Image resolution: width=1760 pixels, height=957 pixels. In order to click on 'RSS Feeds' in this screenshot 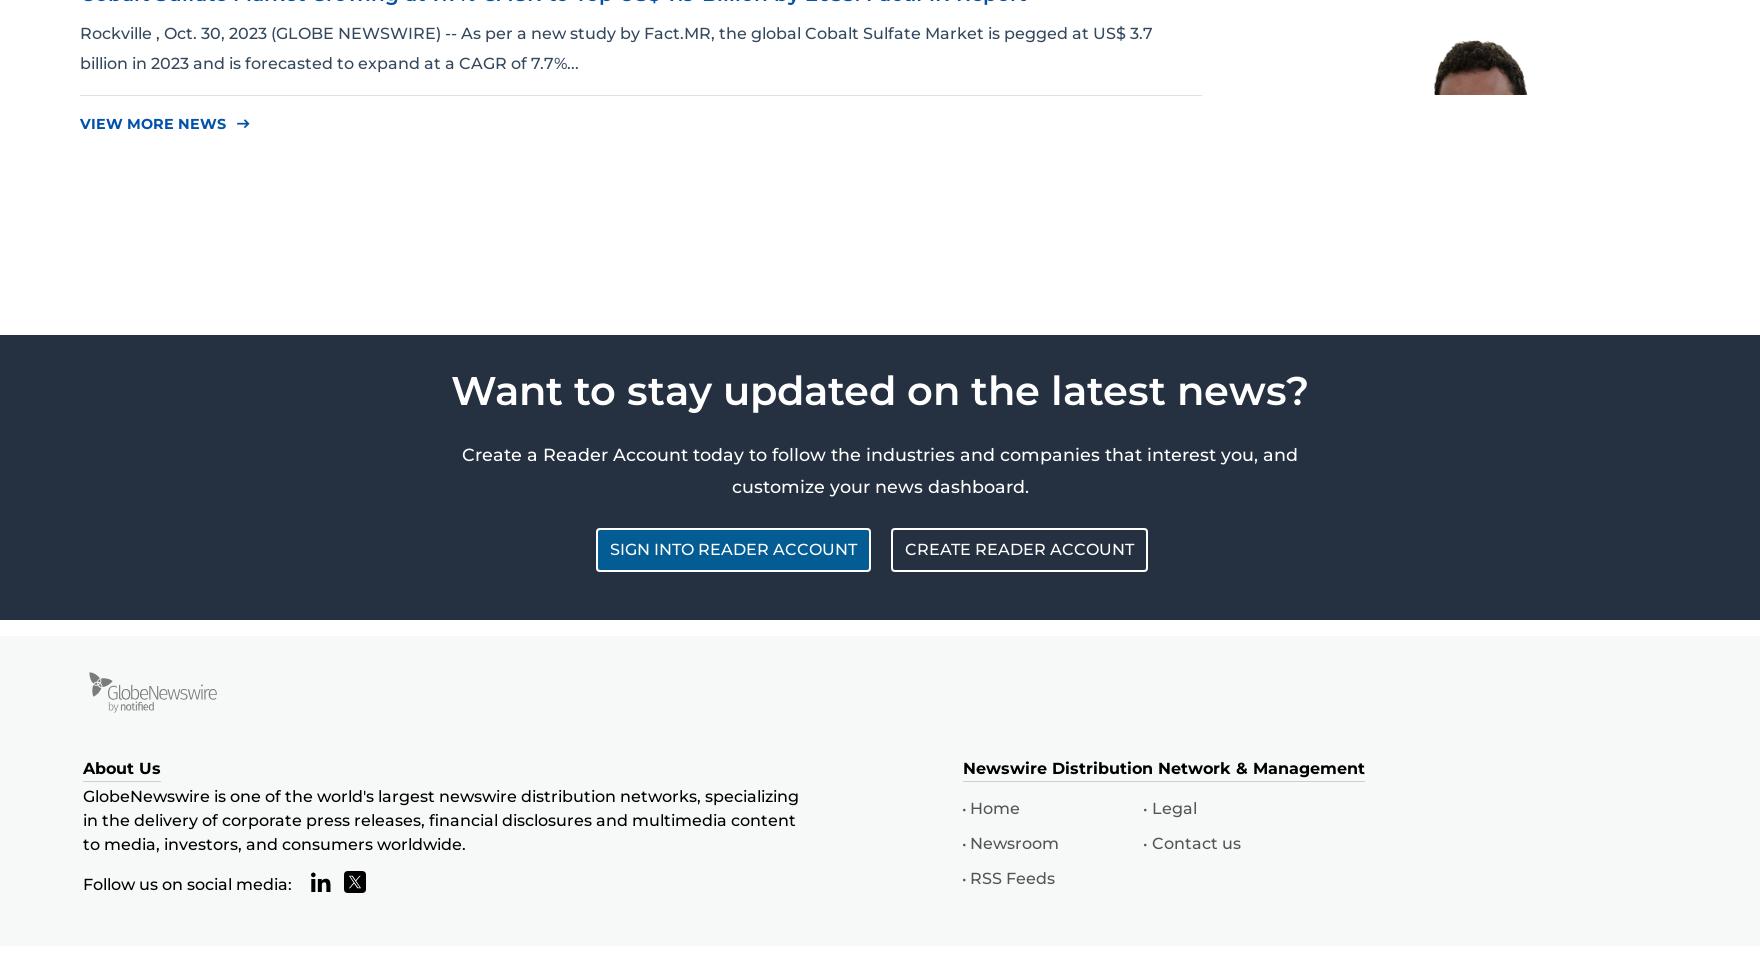, I will do `click(1012, 877)`.